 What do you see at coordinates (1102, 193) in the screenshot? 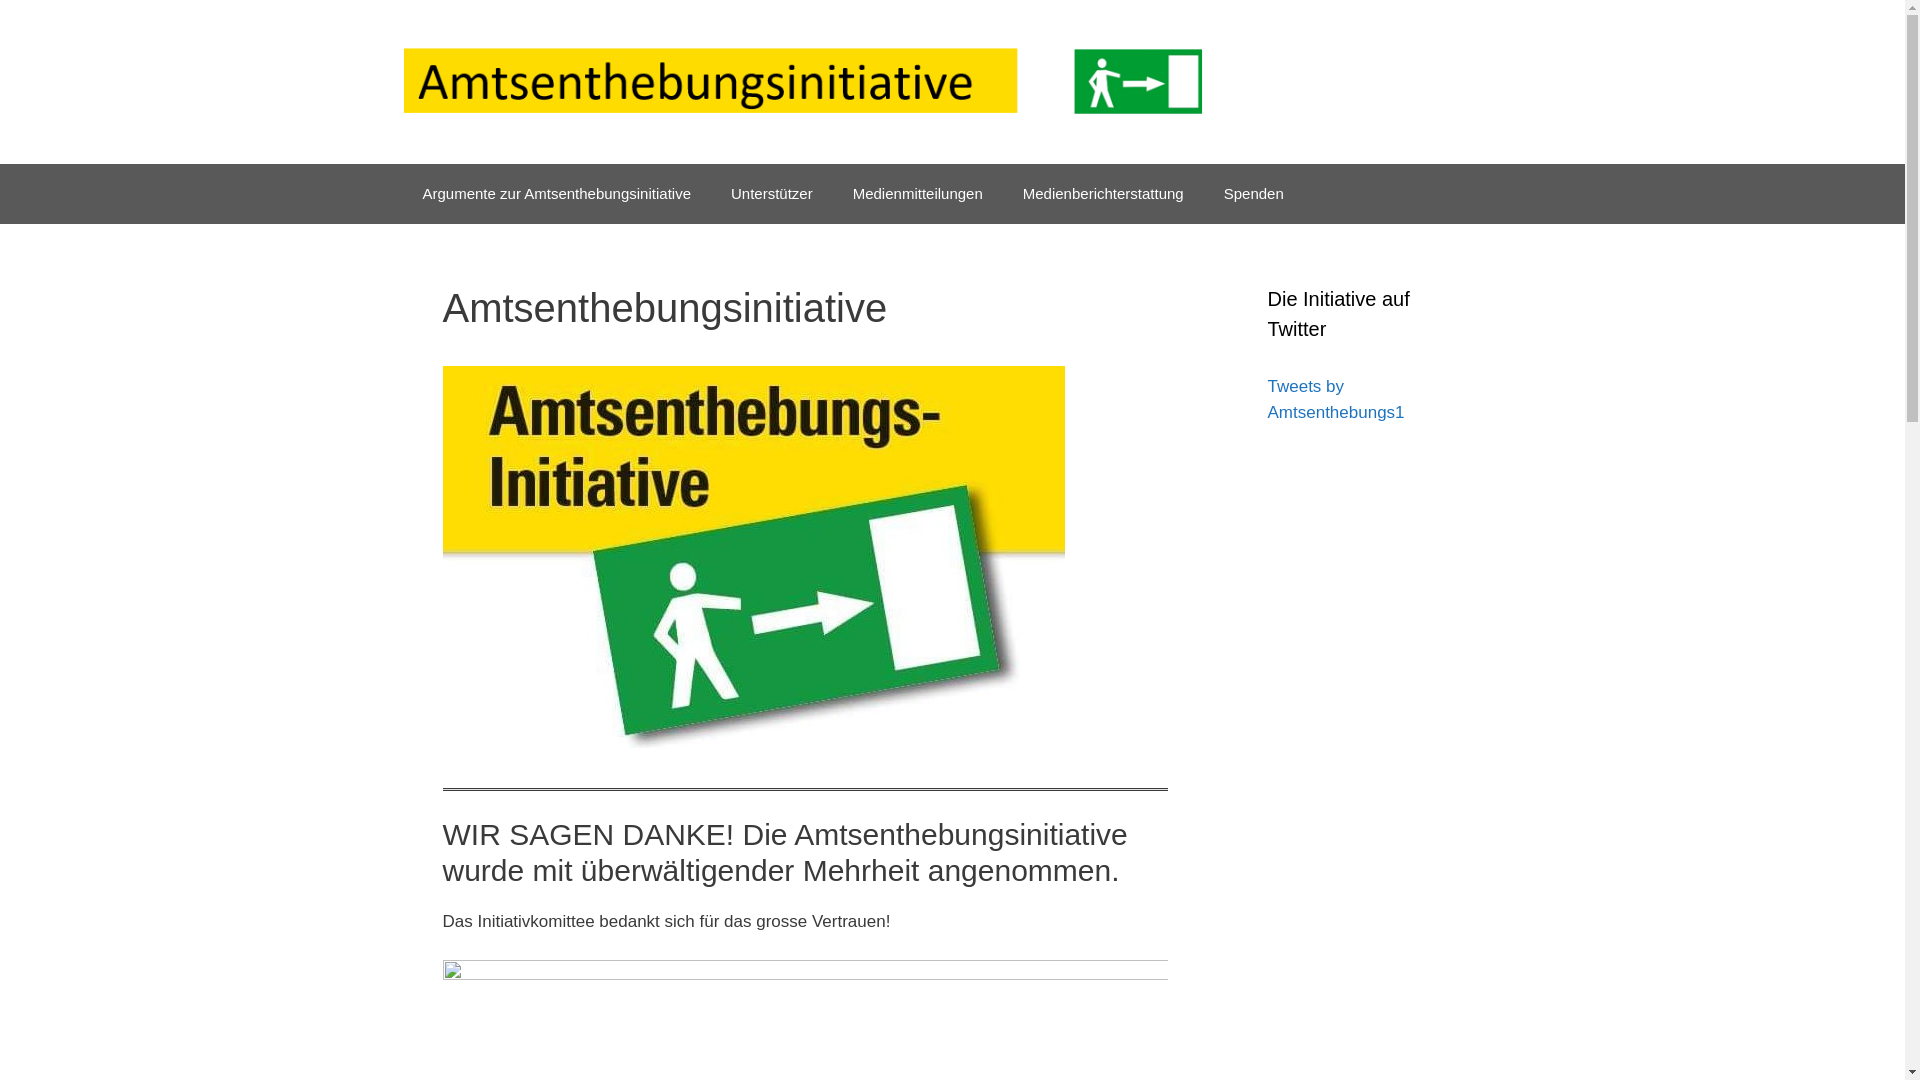
I see `'Medienberichterstattung'` at bounding box center [1102, 193].